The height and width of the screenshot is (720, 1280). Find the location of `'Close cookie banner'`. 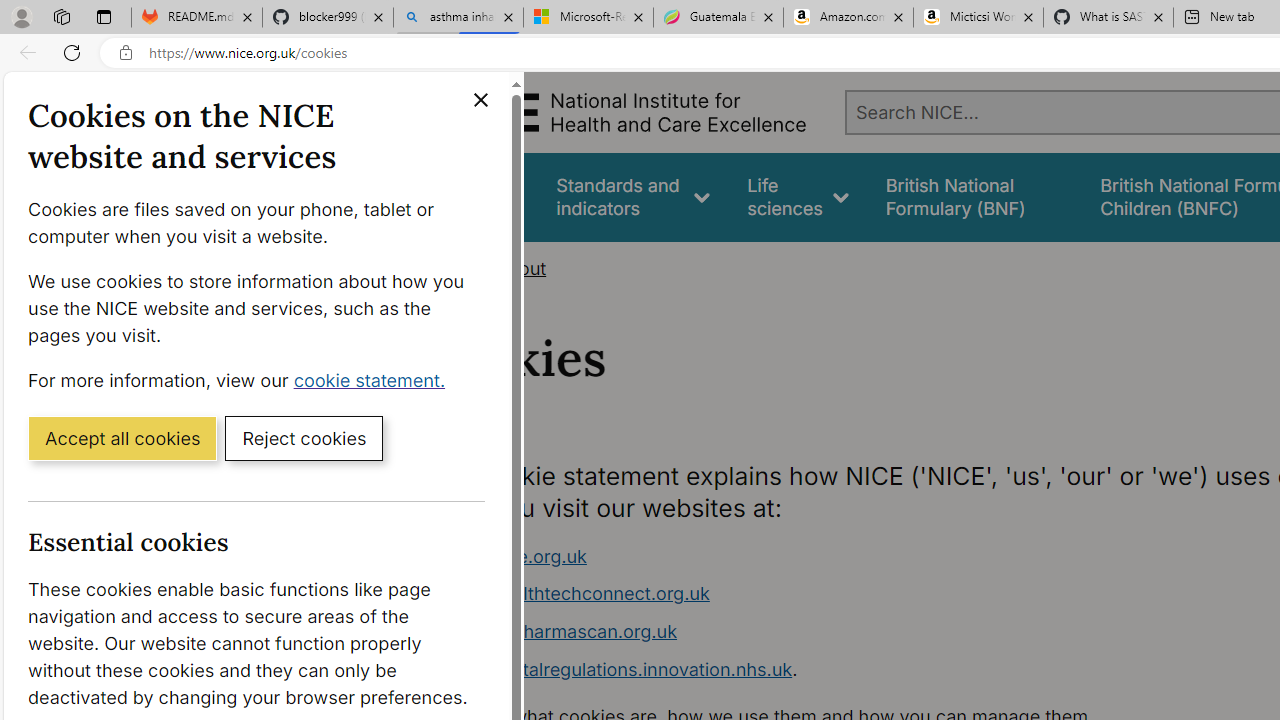

'Close cookie banner' is located at coordinates (480, 100).